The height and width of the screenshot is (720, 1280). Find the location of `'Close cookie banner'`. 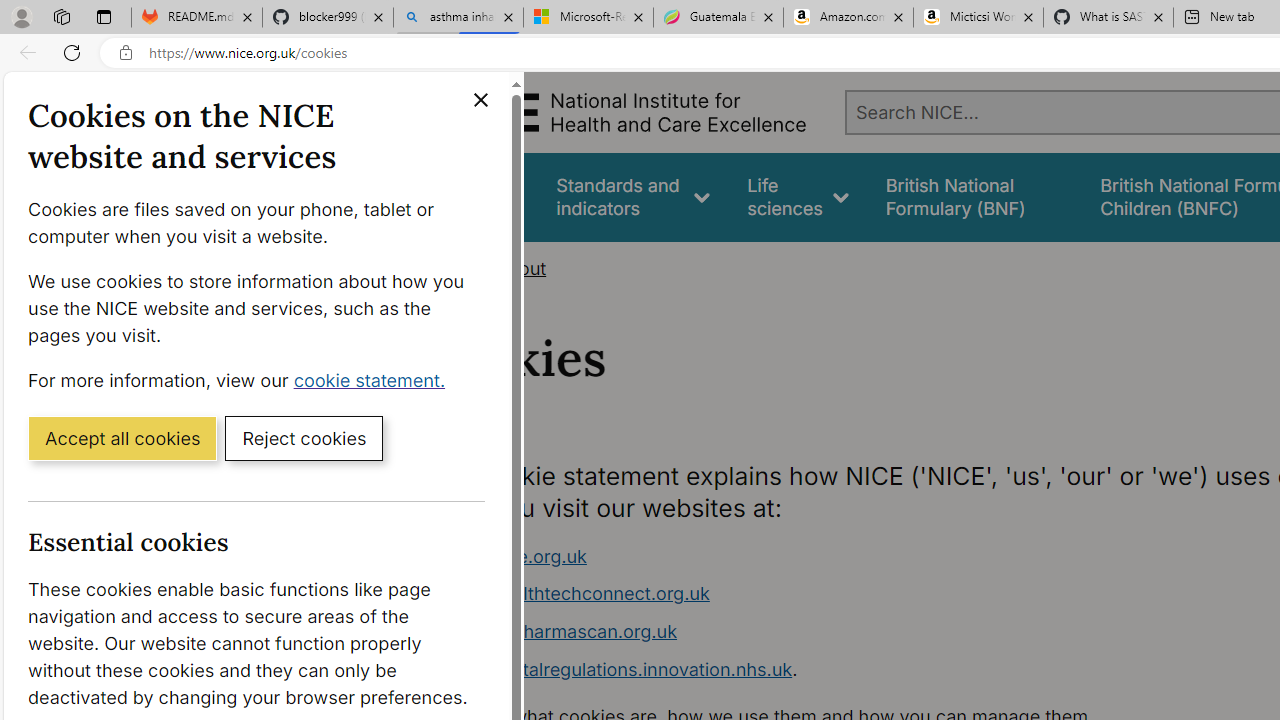

'Close cookie banner' is located at coordinates (480, 100).